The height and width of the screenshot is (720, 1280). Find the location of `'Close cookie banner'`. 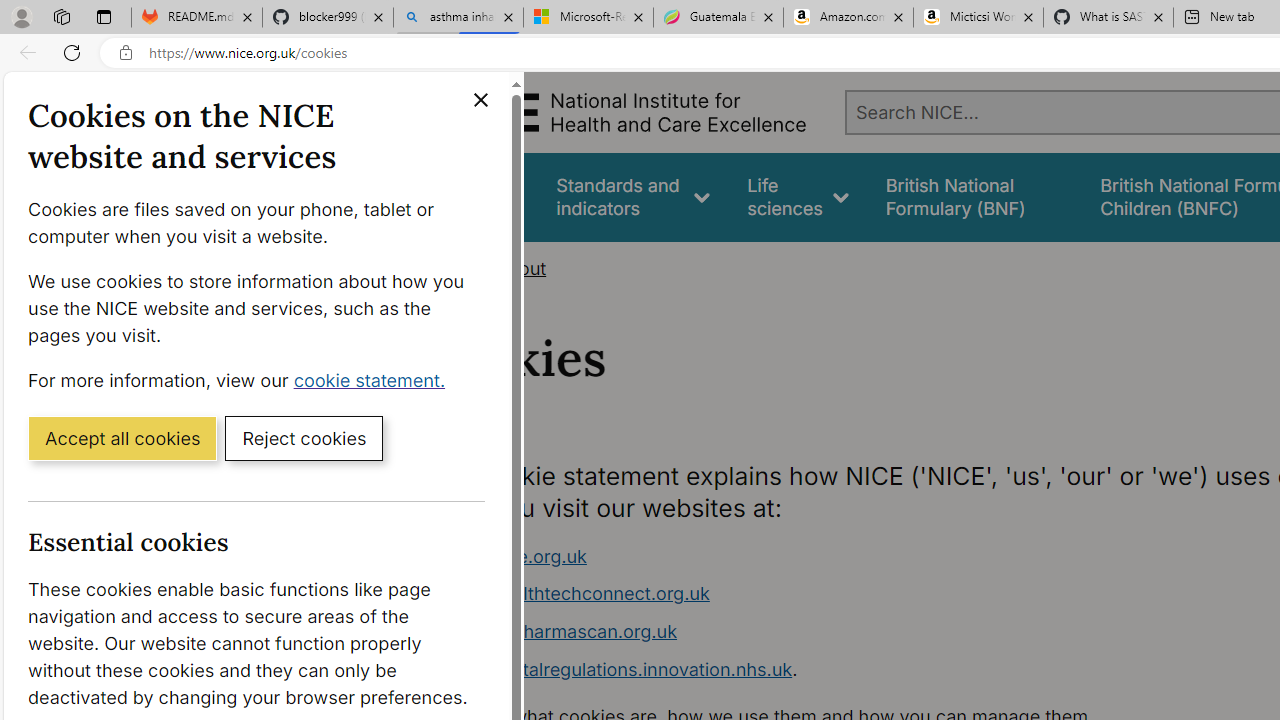

'Close cookie banner' is located at coordinates (480, 100).